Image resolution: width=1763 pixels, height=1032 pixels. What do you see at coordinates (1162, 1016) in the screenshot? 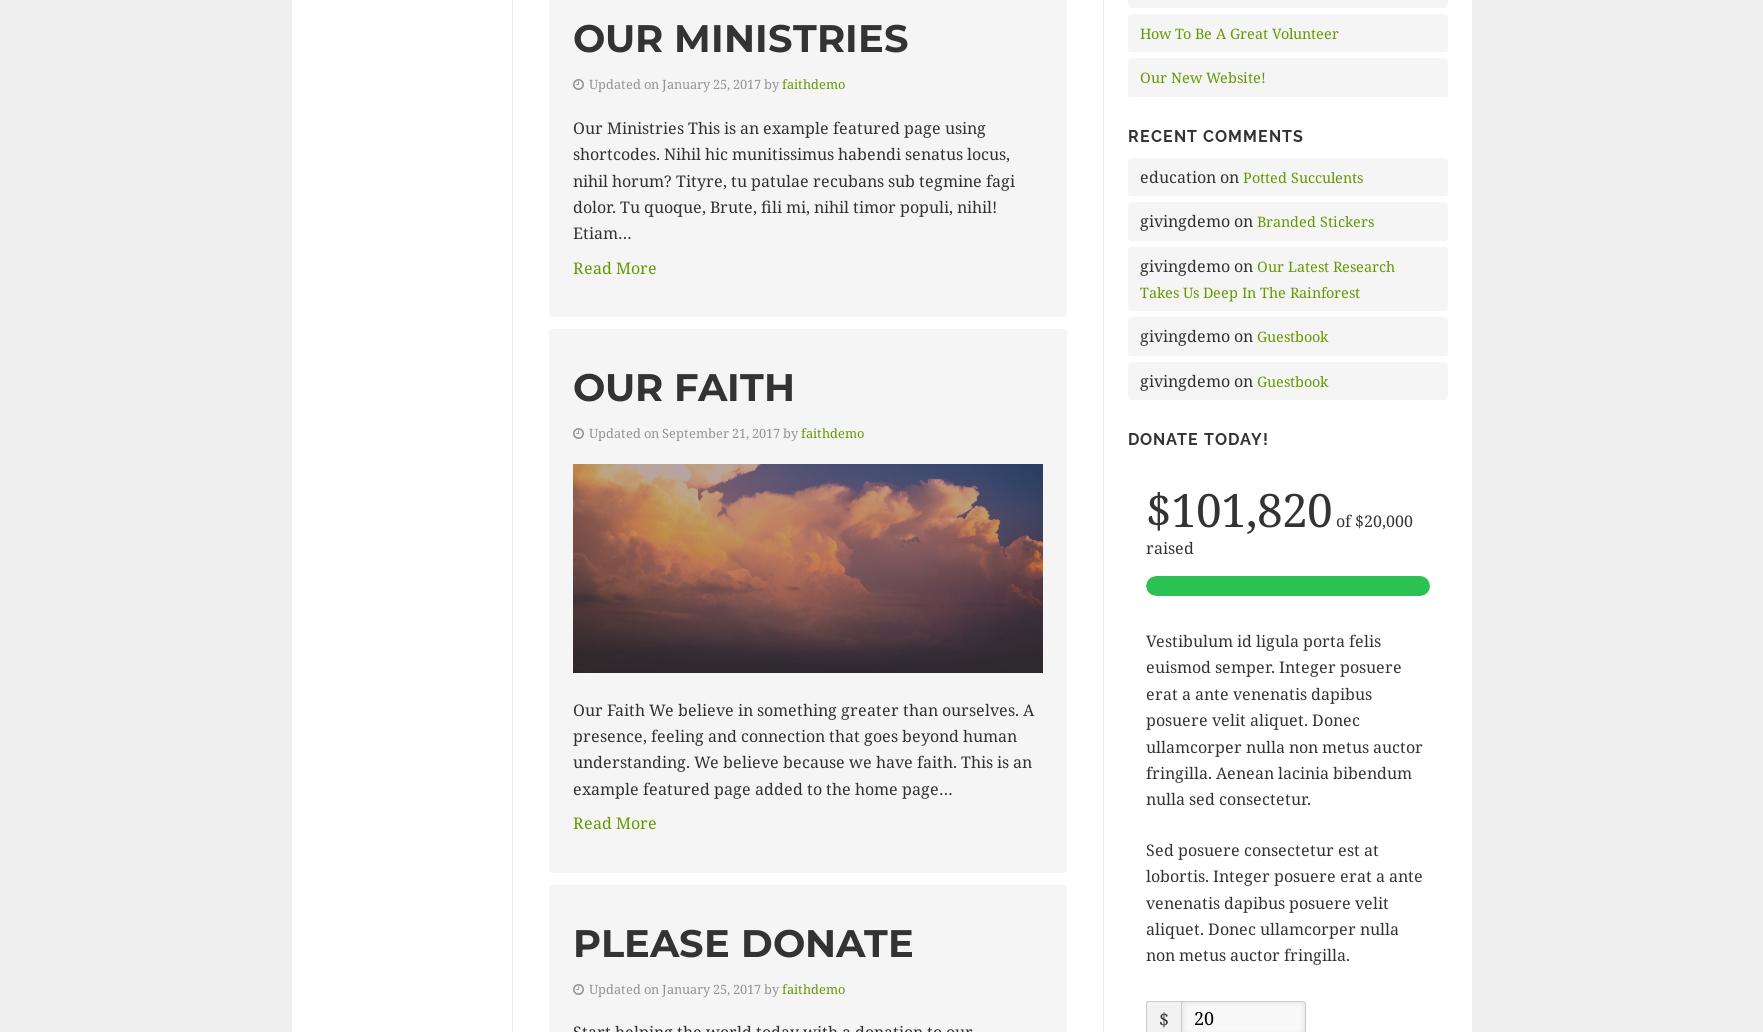
I see `'$'` at bounding box center [1162, 1016].